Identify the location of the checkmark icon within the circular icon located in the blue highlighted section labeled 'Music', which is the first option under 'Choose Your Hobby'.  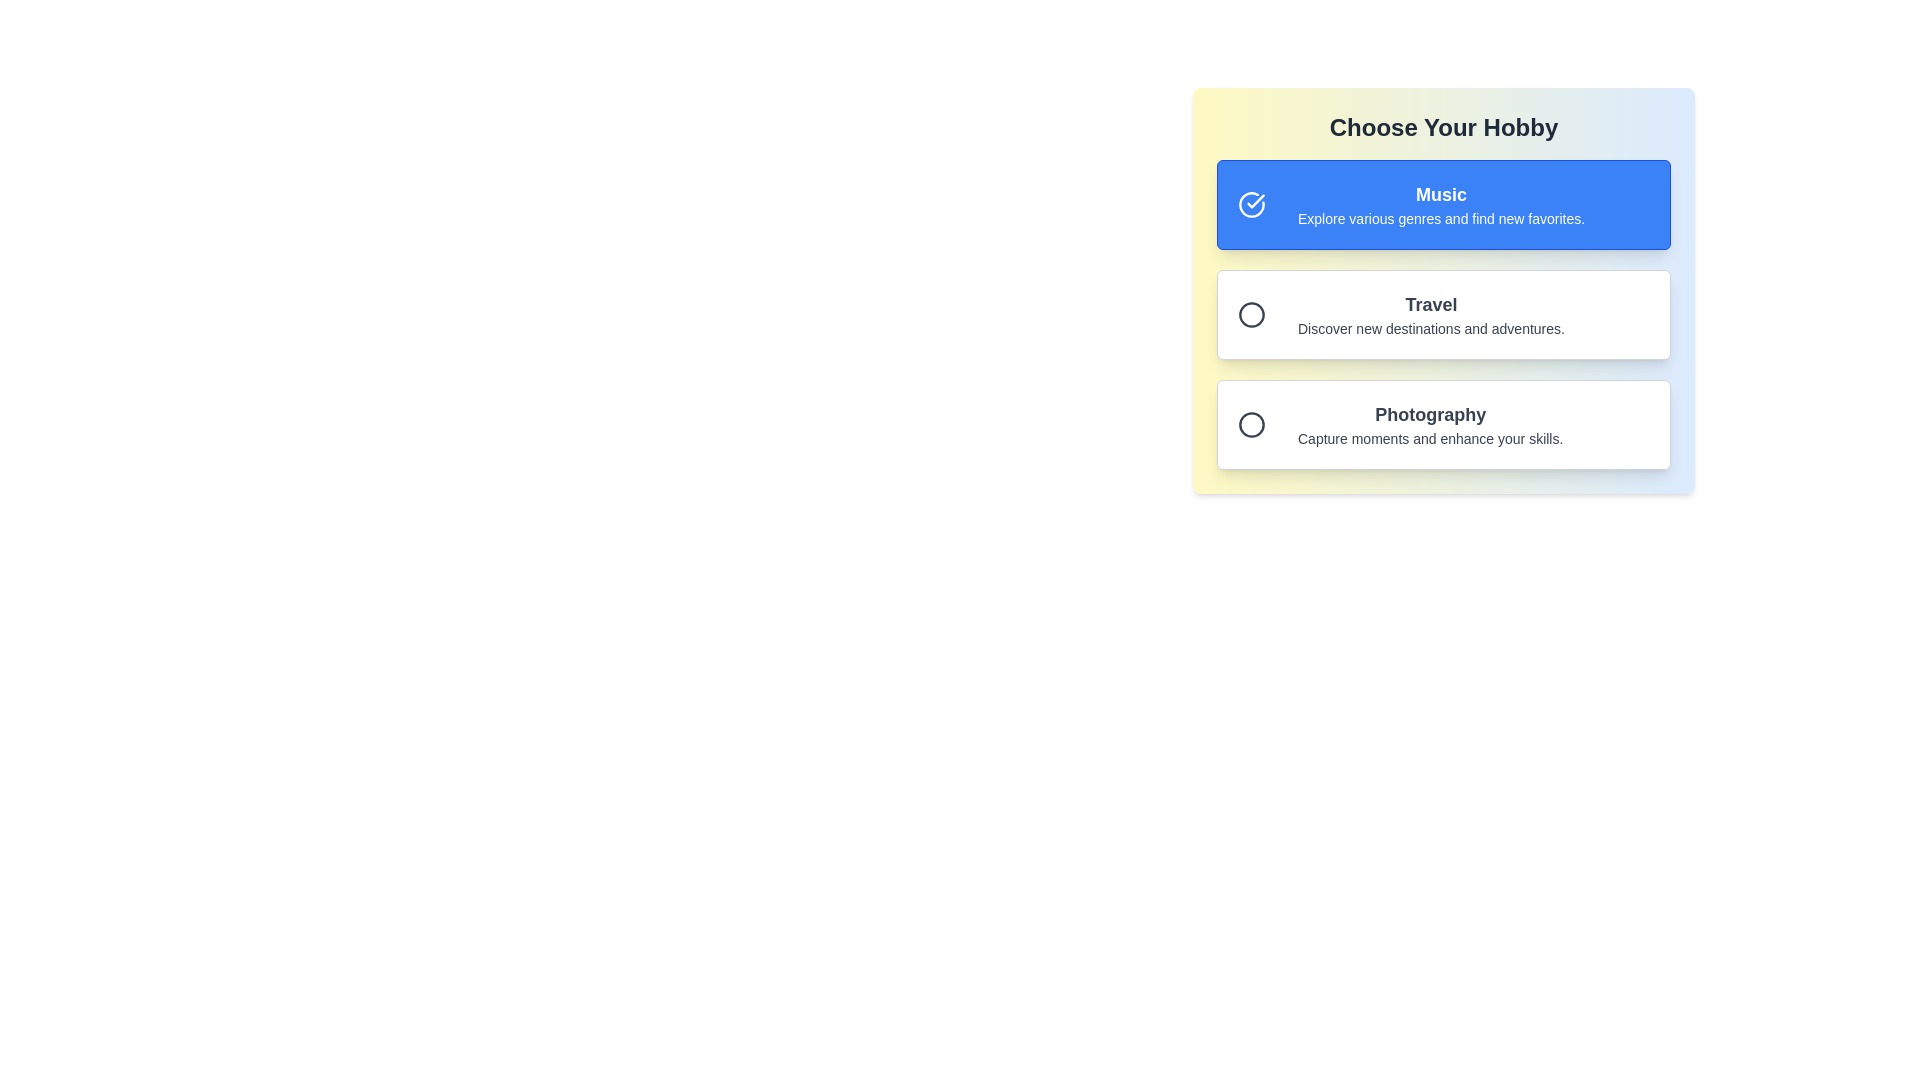
(1255, 201).